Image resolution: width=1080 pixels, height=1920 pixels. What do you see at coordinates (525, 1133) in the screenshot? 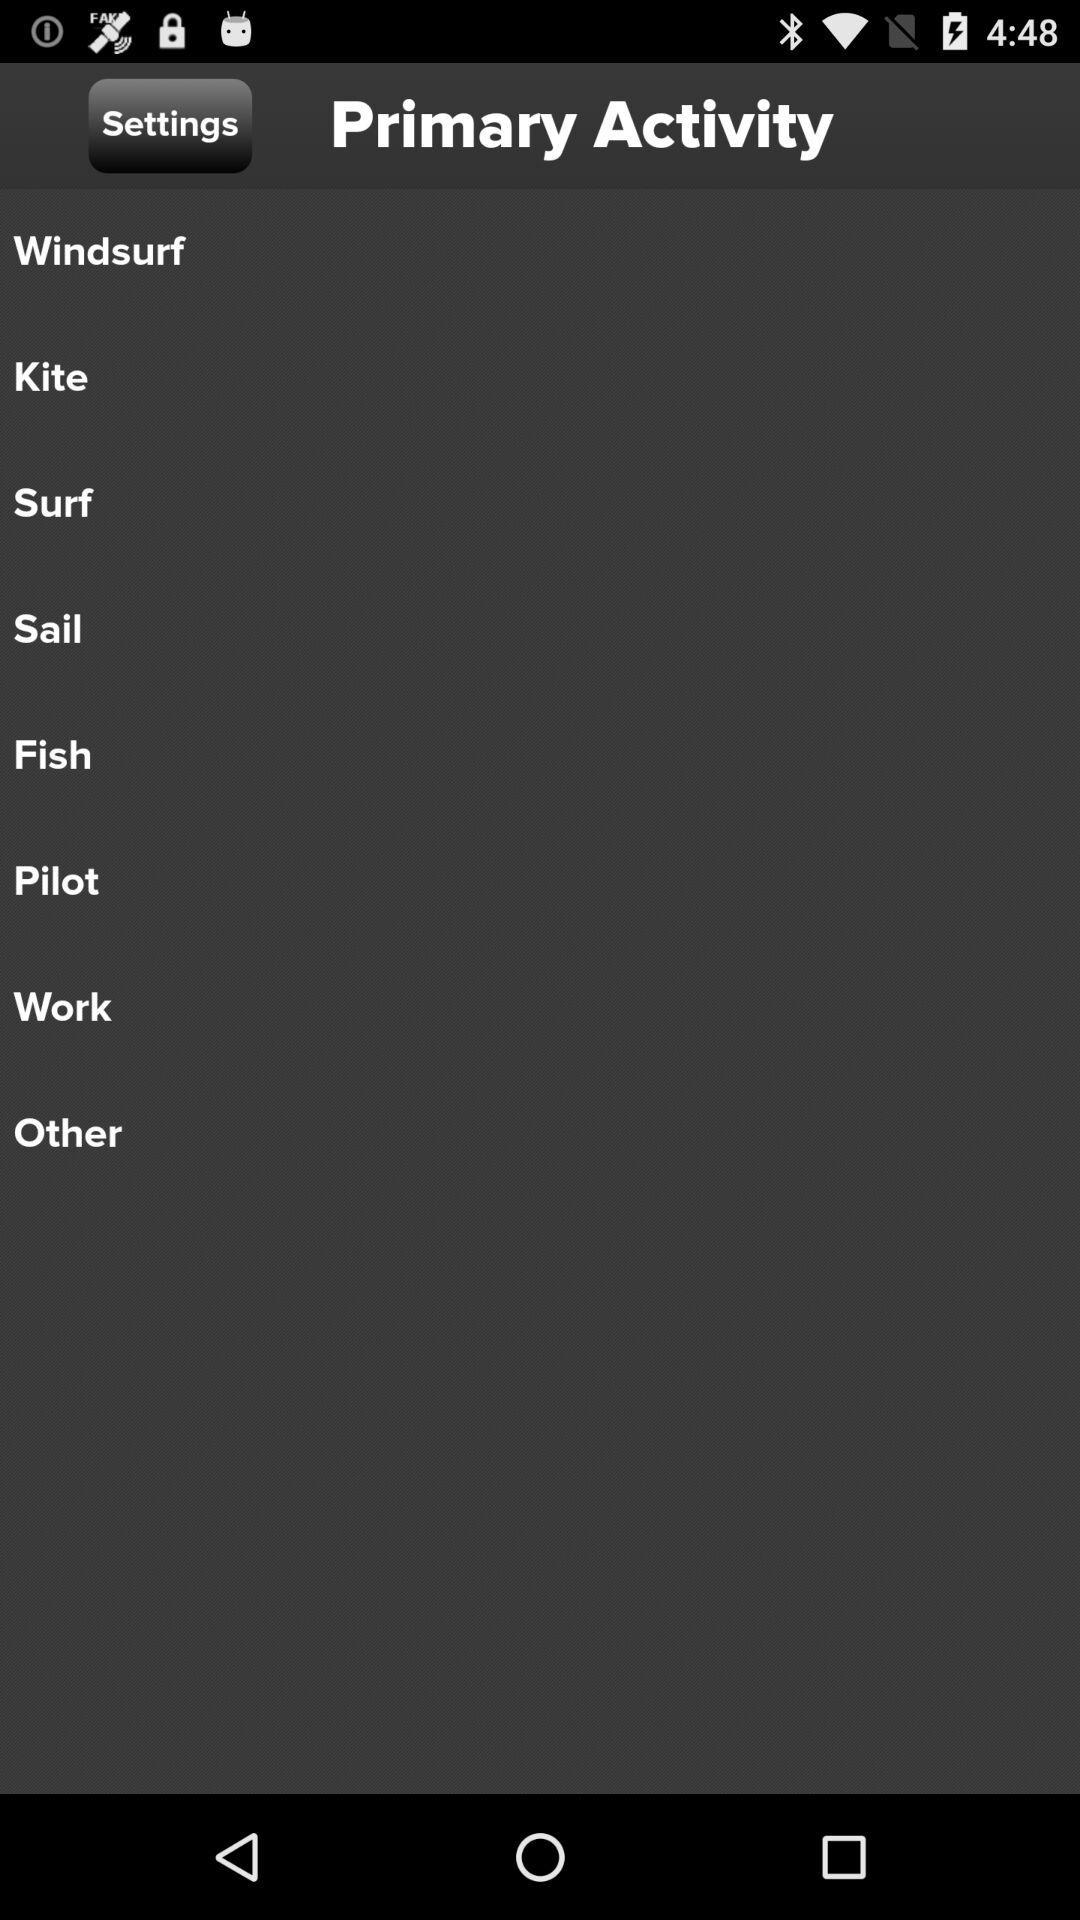
I see `the icon below the work icon` at bounding box center [525, 1133].